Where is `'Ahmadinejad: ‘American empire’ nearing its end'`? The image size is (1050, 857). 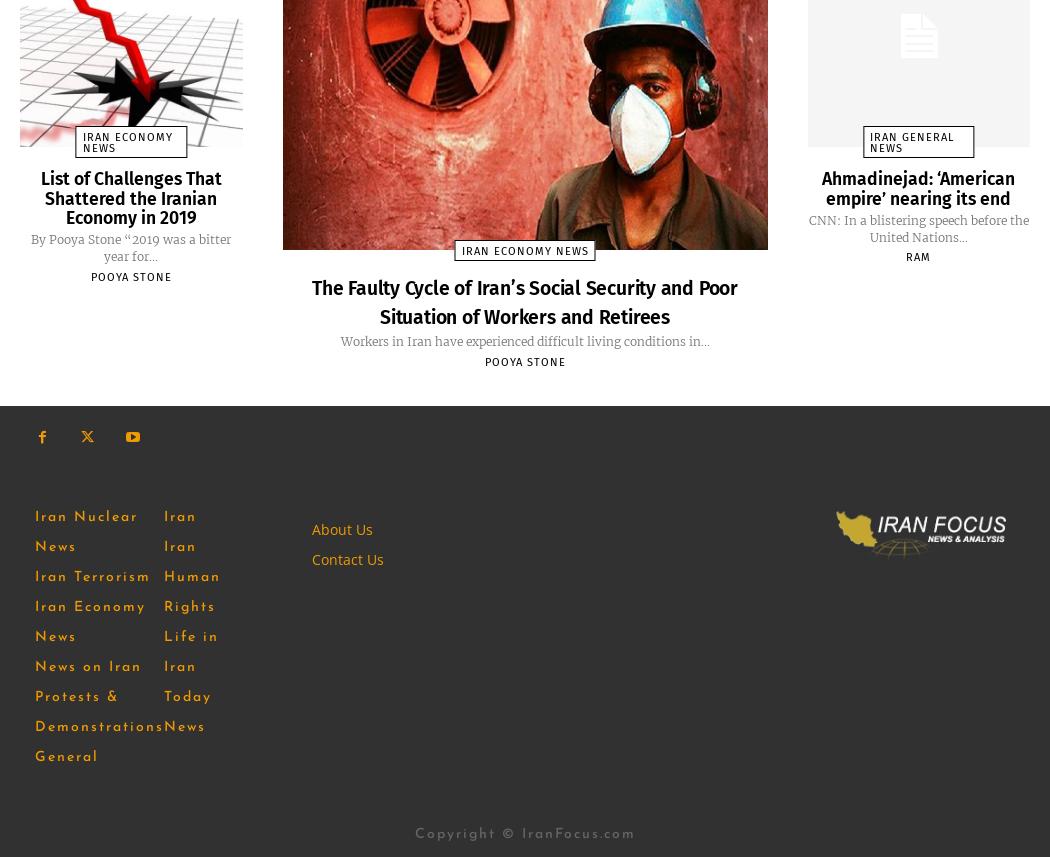 'Ahmadinejad: ‘American empire’ nearing its end' is located at coordinates (918, 186).